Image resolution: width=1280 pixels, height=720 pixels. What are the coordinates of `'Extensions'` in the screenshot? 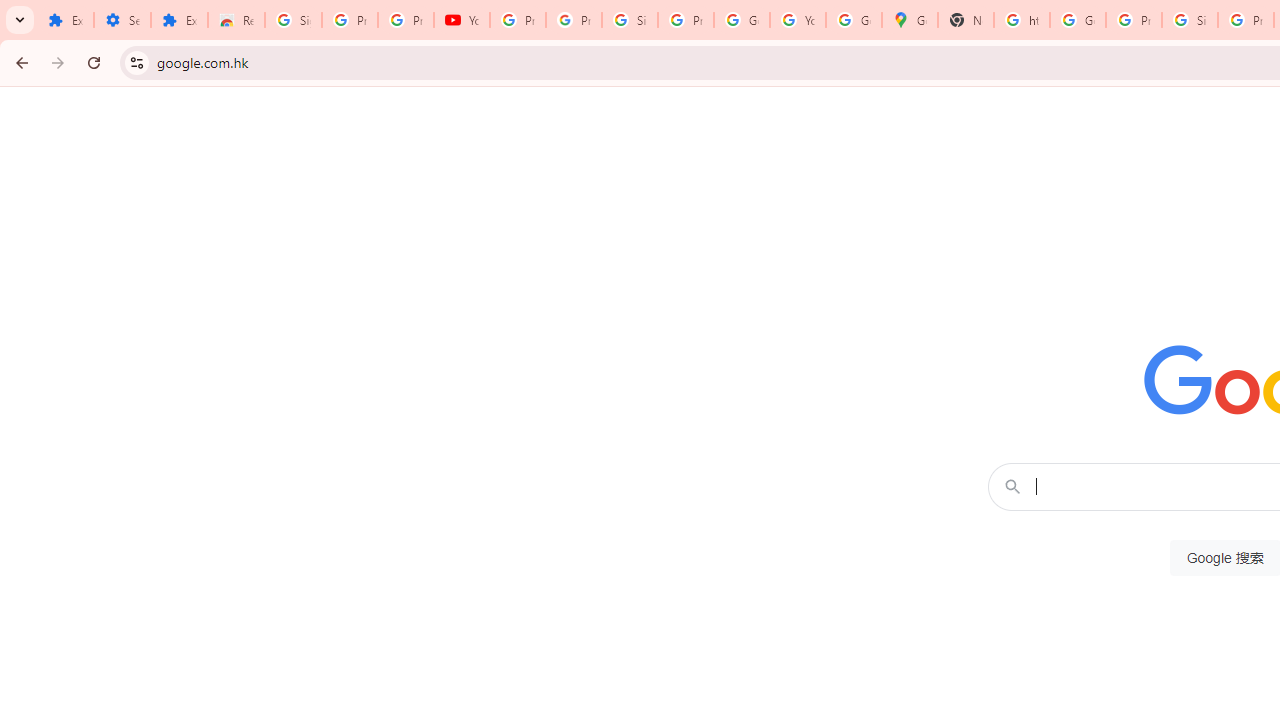 It's located at (65, 20).